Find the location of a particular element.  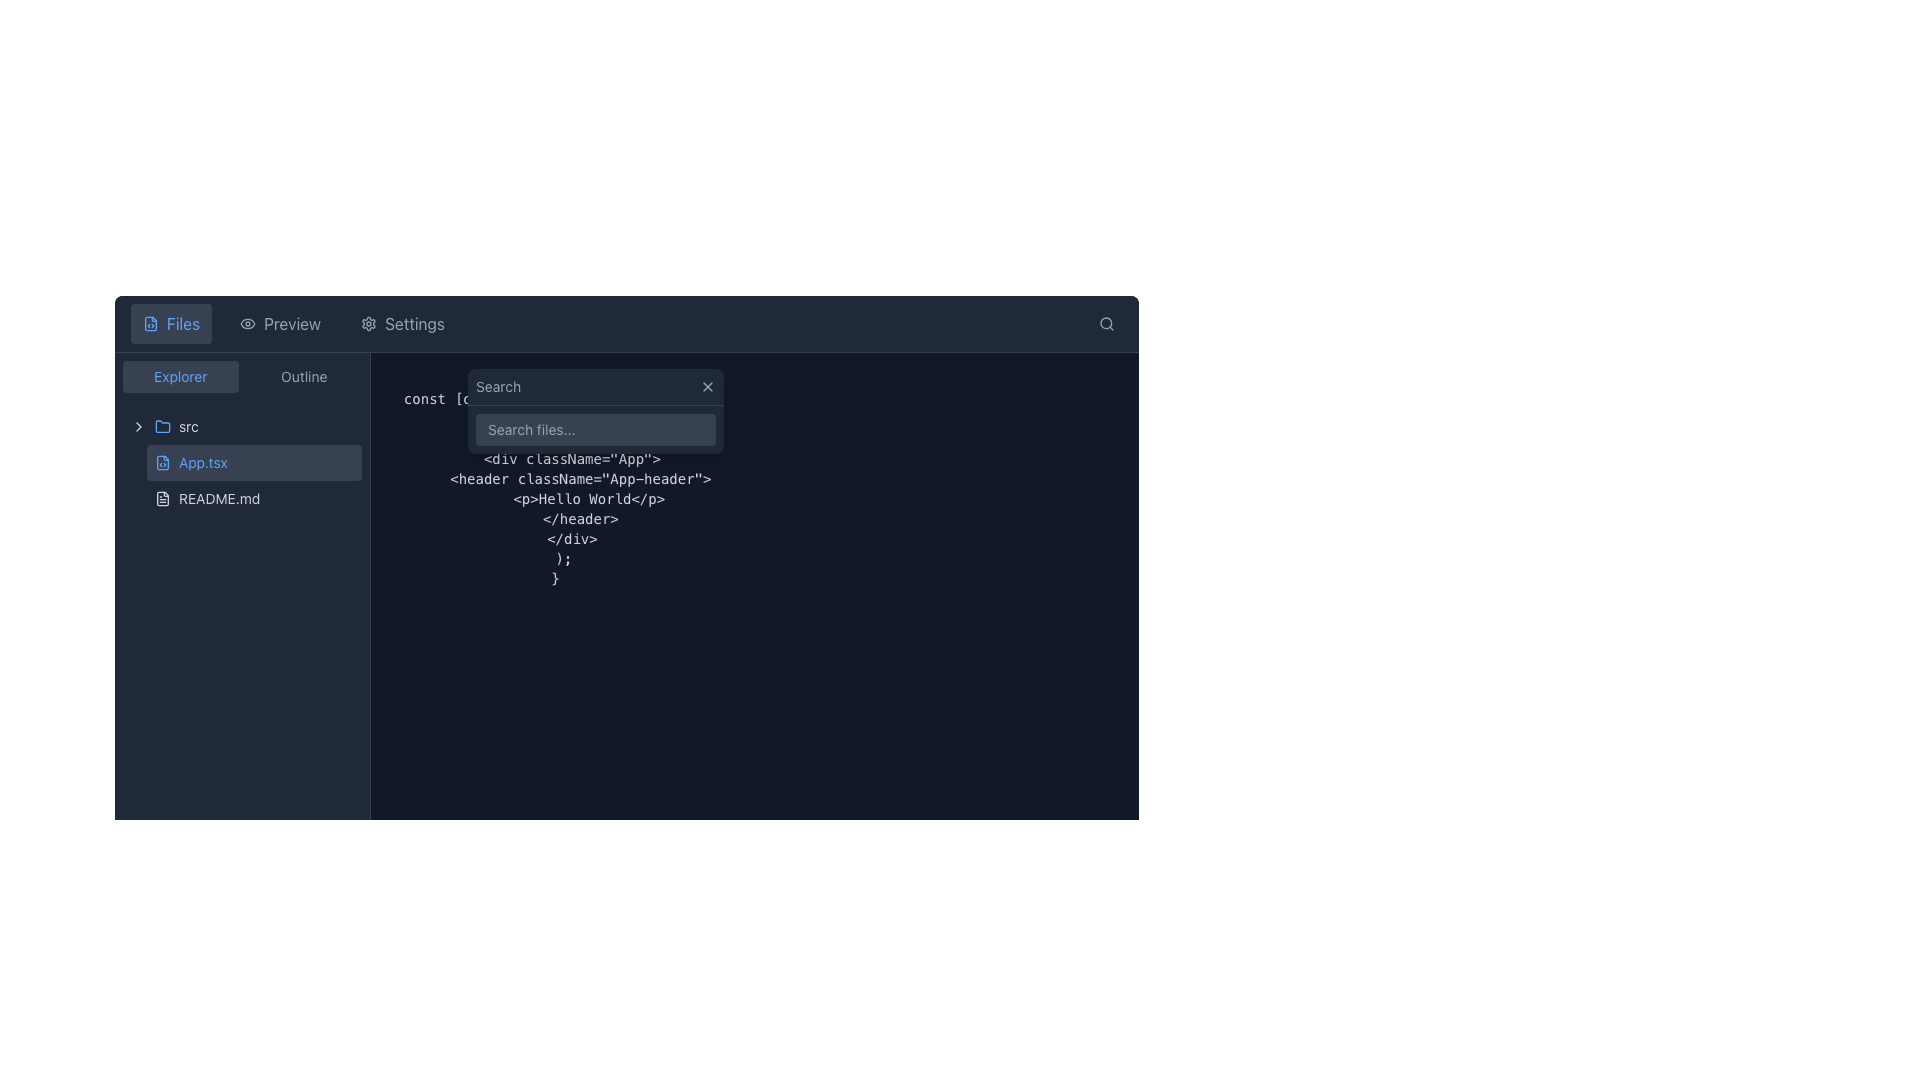

the magnifying glass icon button located at the rightmost corner of the top horizontal bar is located at coordinates (1106, 323).